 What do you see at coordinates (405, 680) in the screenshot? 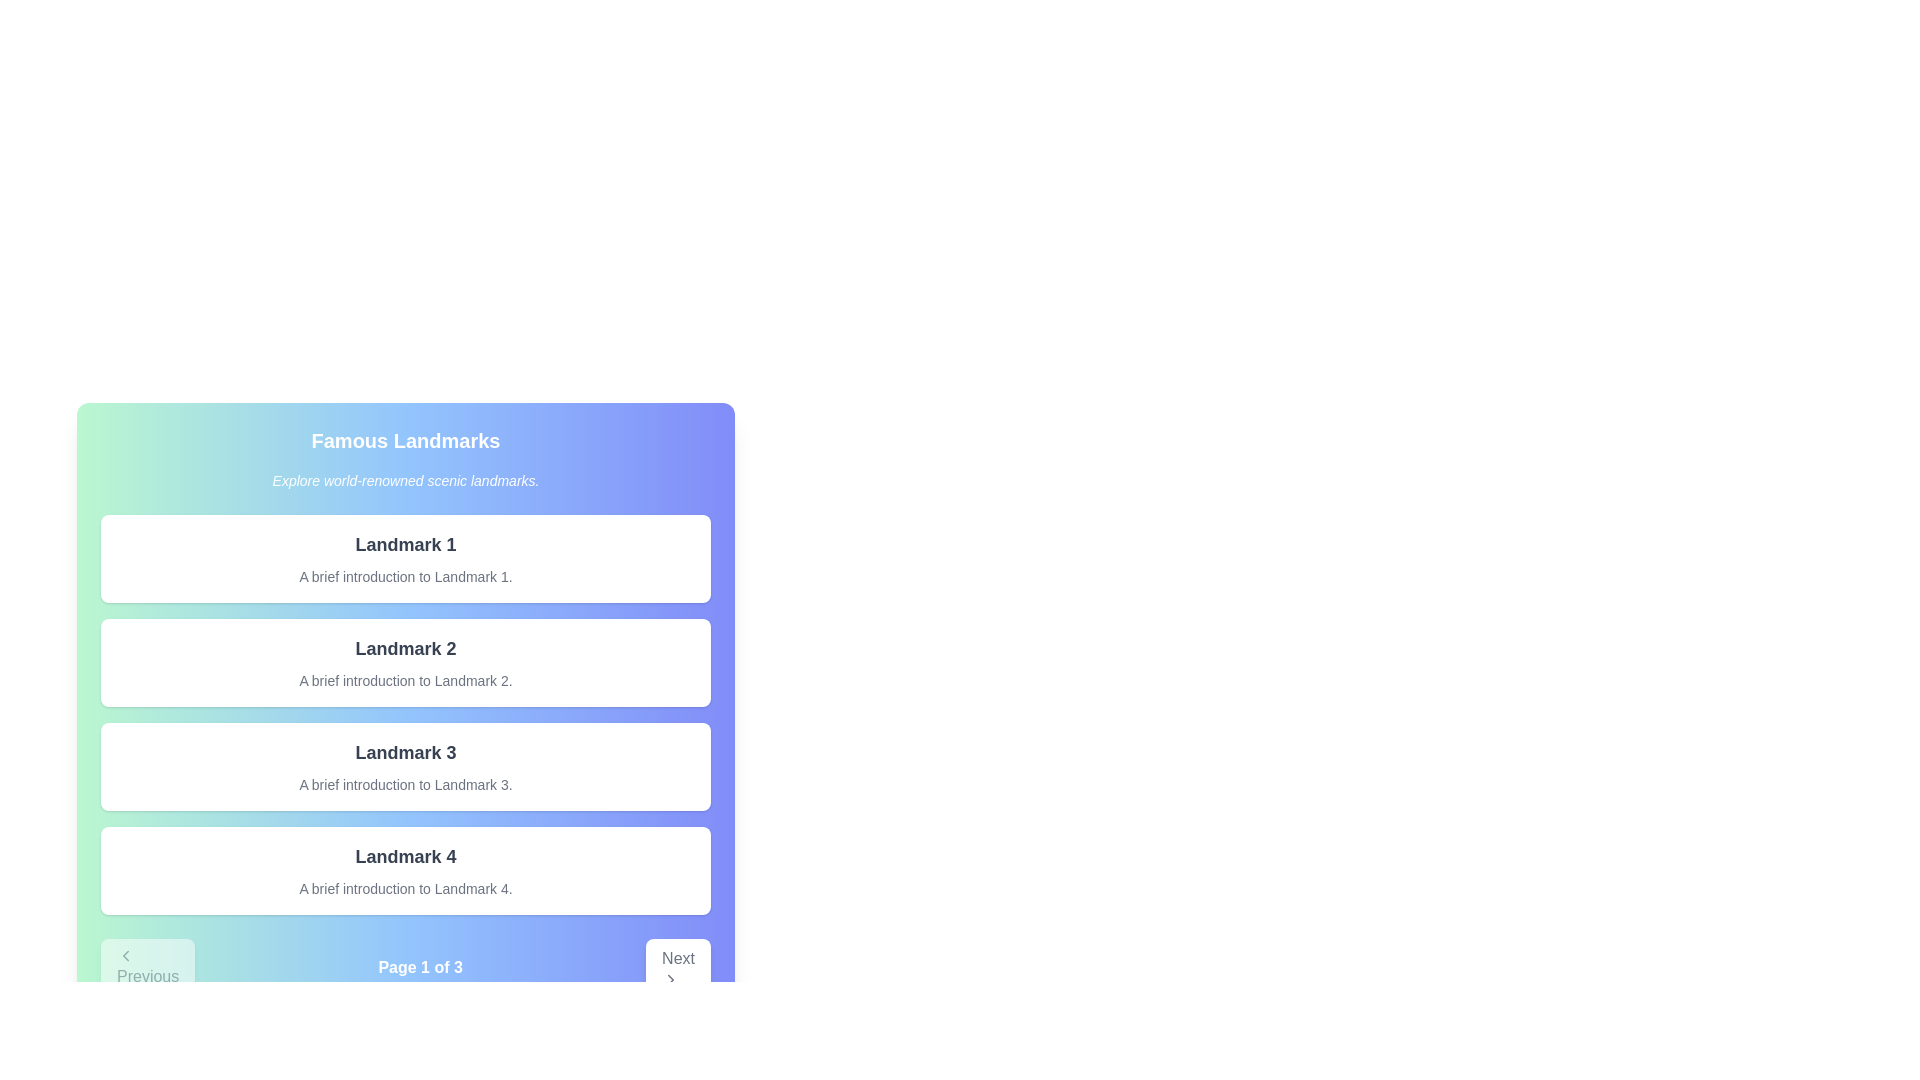
I see `the static text element displaying 'A brief introduction to Landmark 2.' which is positioned below the title 'Landmark 2'` at bounding box center [405, 680].